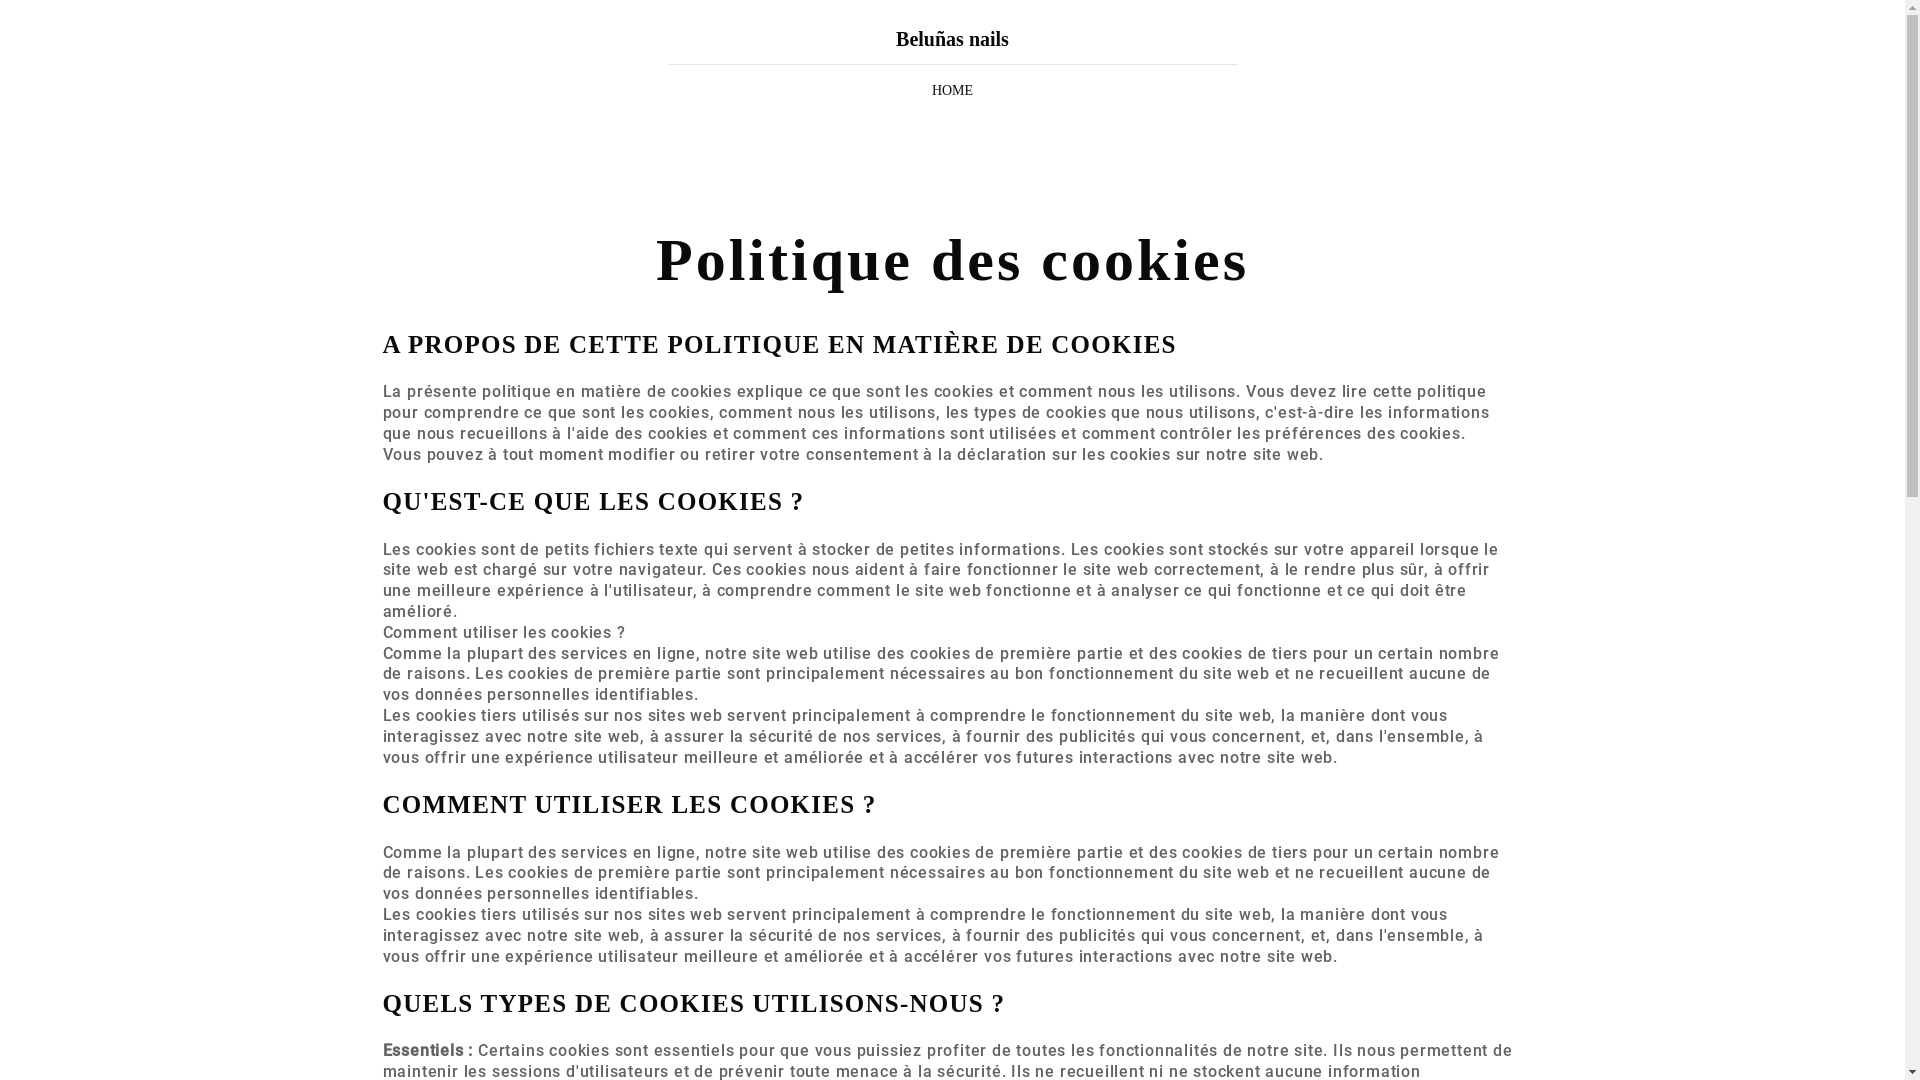  Describe the element at coordinates (951, 91) in the screenshot. I see `'HOME'` at that location.